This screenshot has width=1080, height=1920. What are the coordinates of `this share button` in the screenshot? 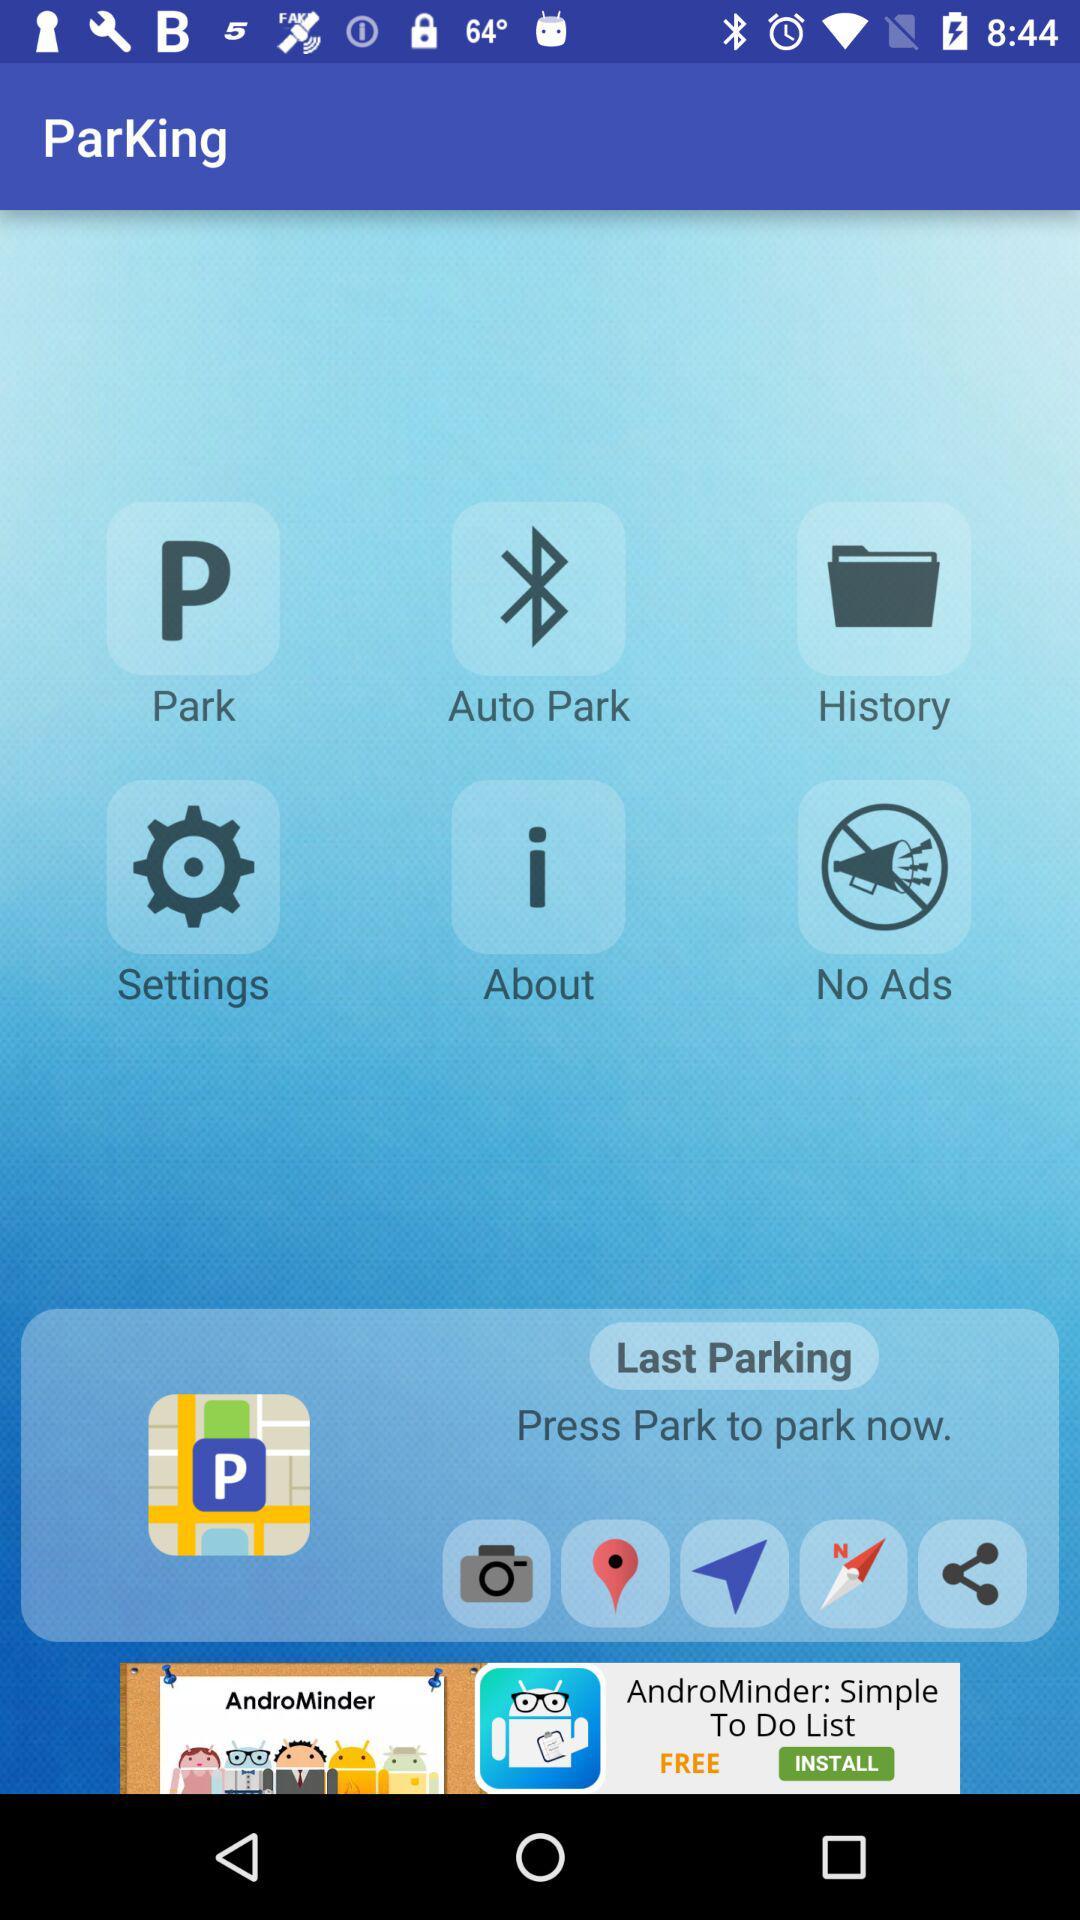 It's located at (734, 1572).